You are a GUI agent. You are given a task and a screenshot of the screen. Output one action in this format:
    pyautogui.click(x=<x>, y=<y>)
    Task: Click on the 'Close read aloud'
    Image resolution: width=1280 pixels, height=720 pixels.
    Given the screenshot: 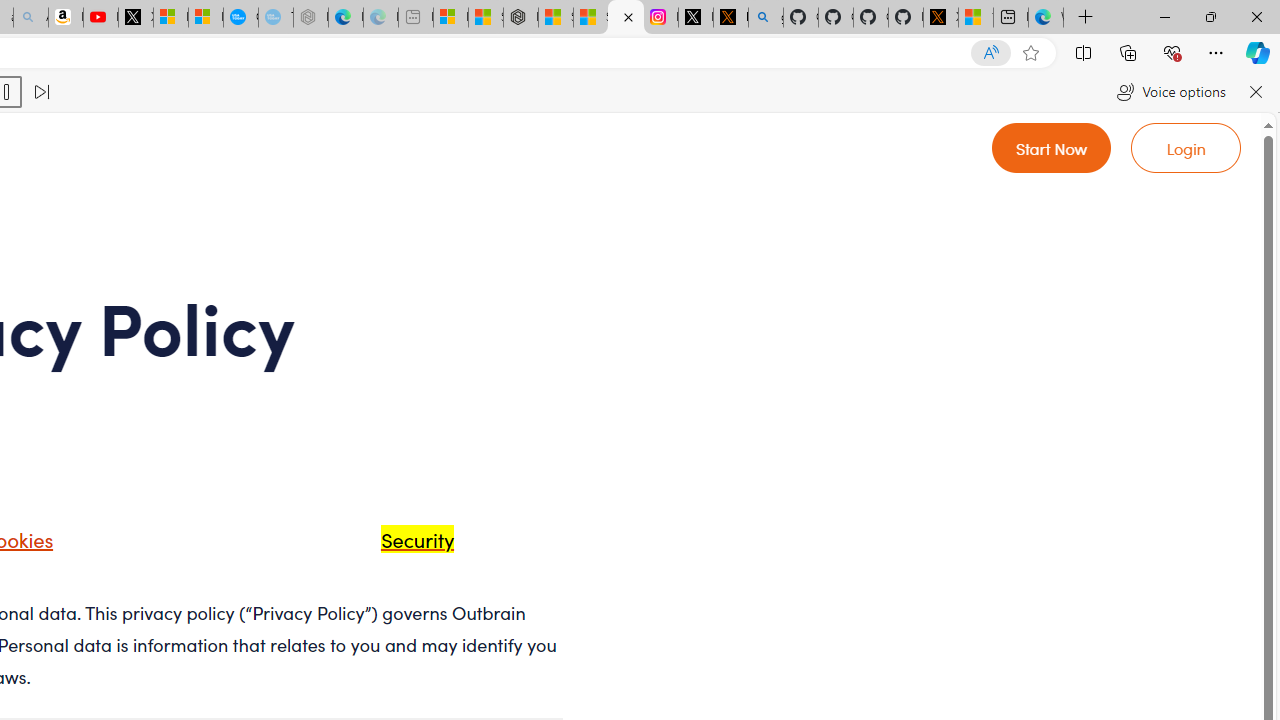 What is the action you would take?
    pyautogui.click(x=1254, y=92)
    